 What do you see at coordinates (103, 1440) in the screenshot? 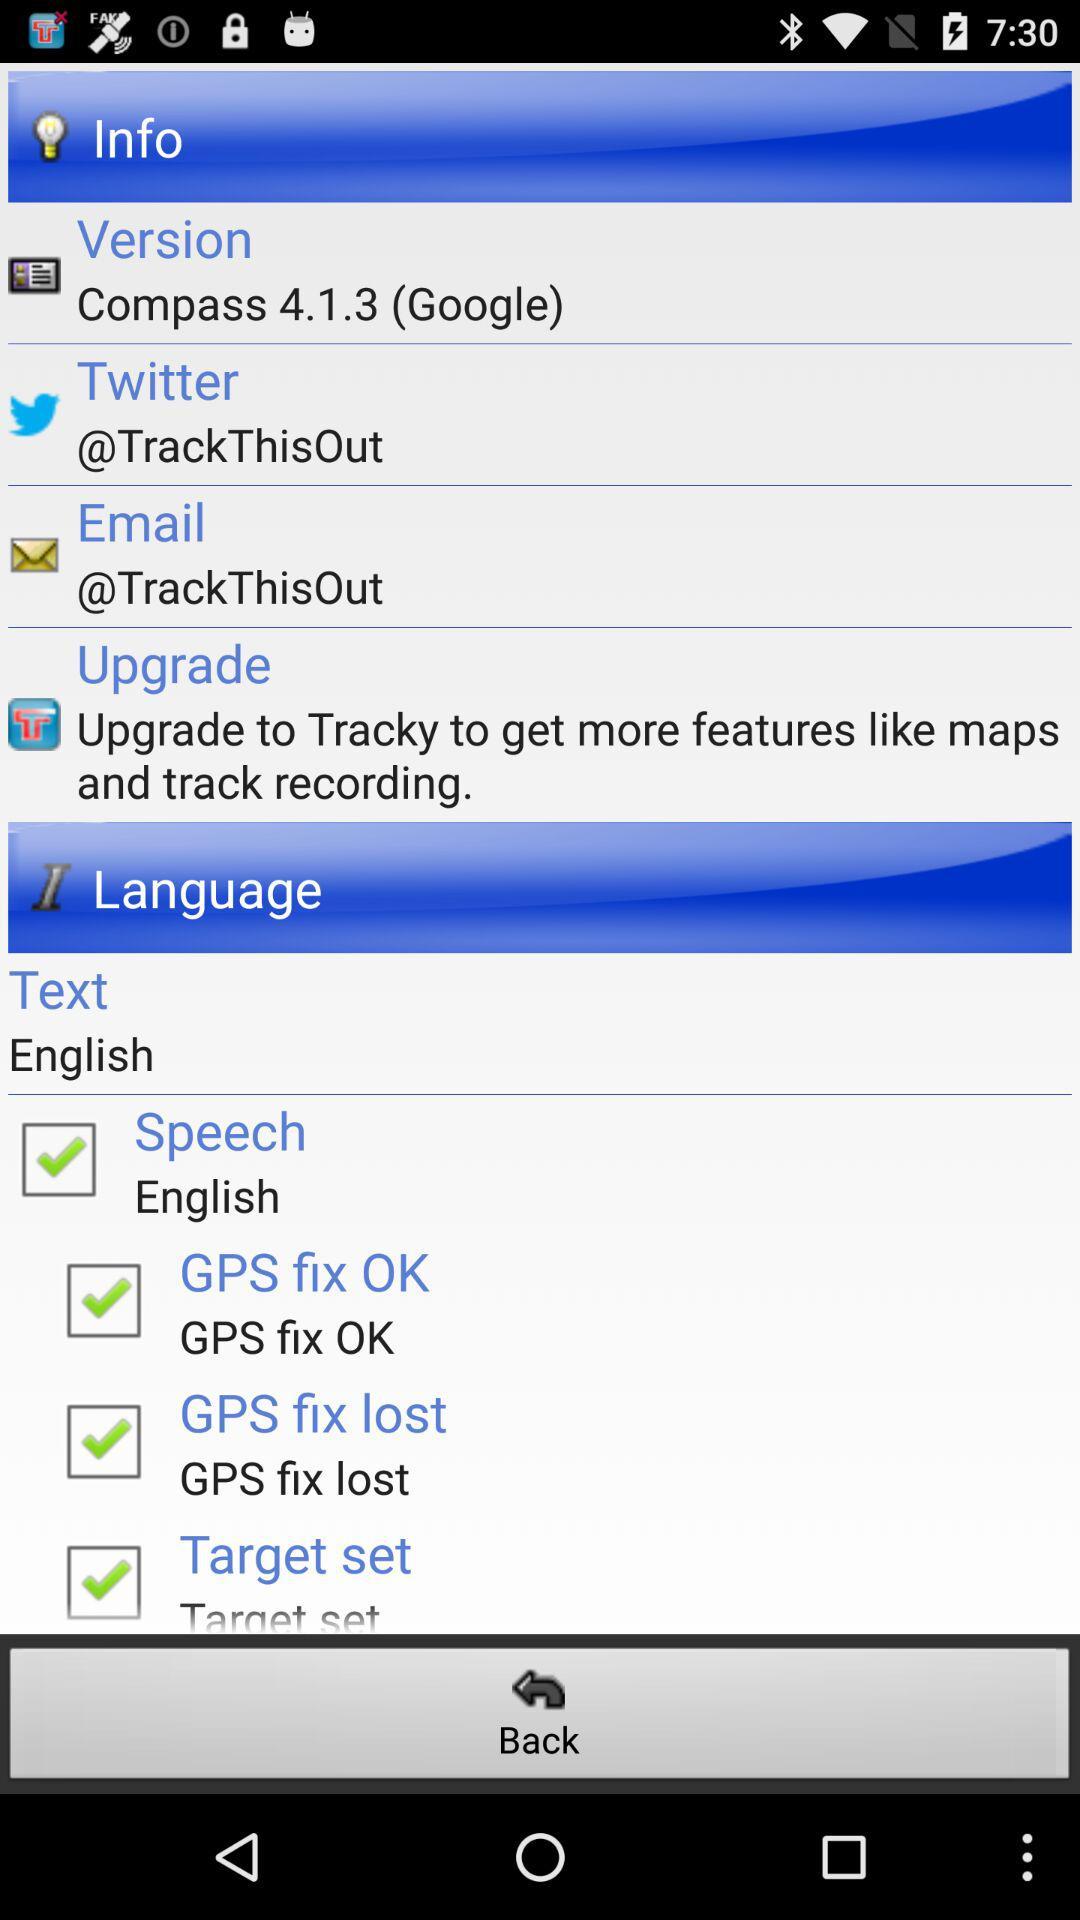
I see `click option` at bounding box center [103, 1440].